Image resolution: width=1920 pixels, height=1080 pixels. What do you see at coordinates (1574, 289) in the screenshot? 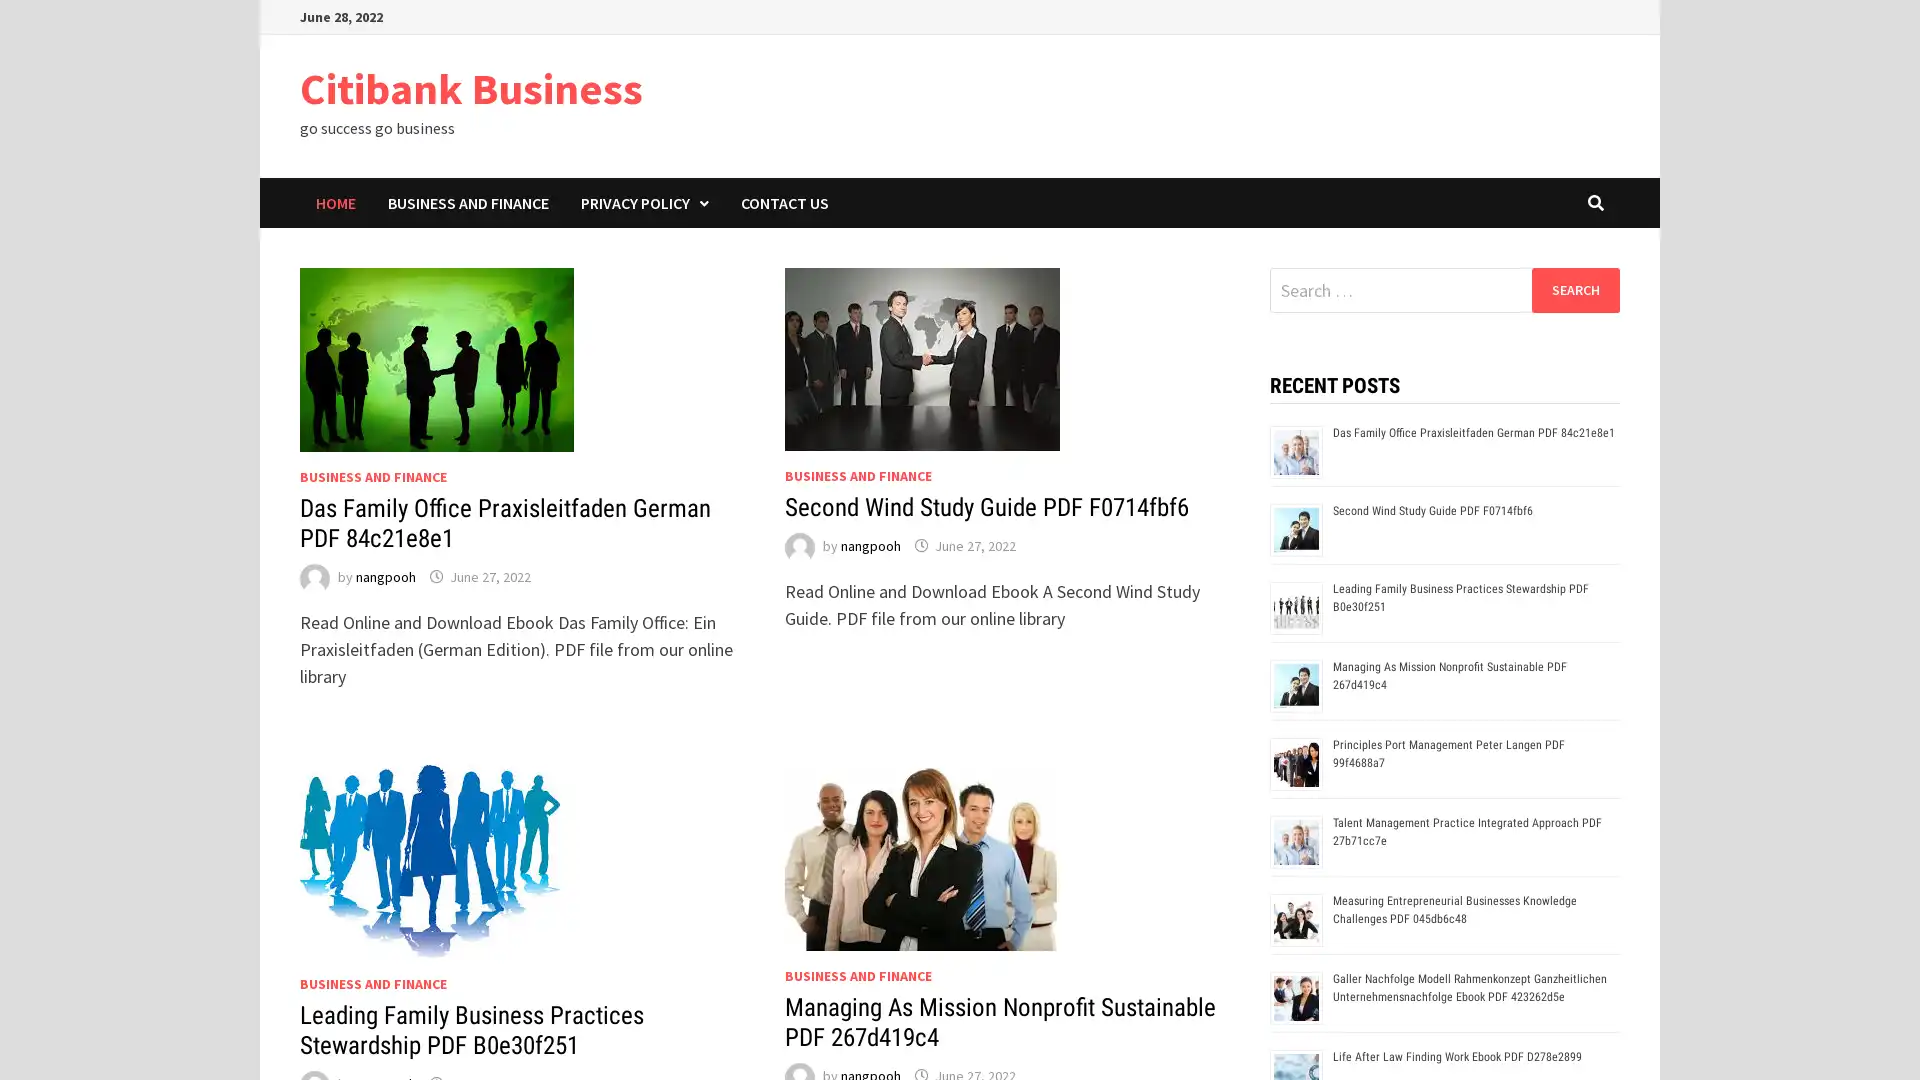
I see `Search` at bounding box center [1574, 289].